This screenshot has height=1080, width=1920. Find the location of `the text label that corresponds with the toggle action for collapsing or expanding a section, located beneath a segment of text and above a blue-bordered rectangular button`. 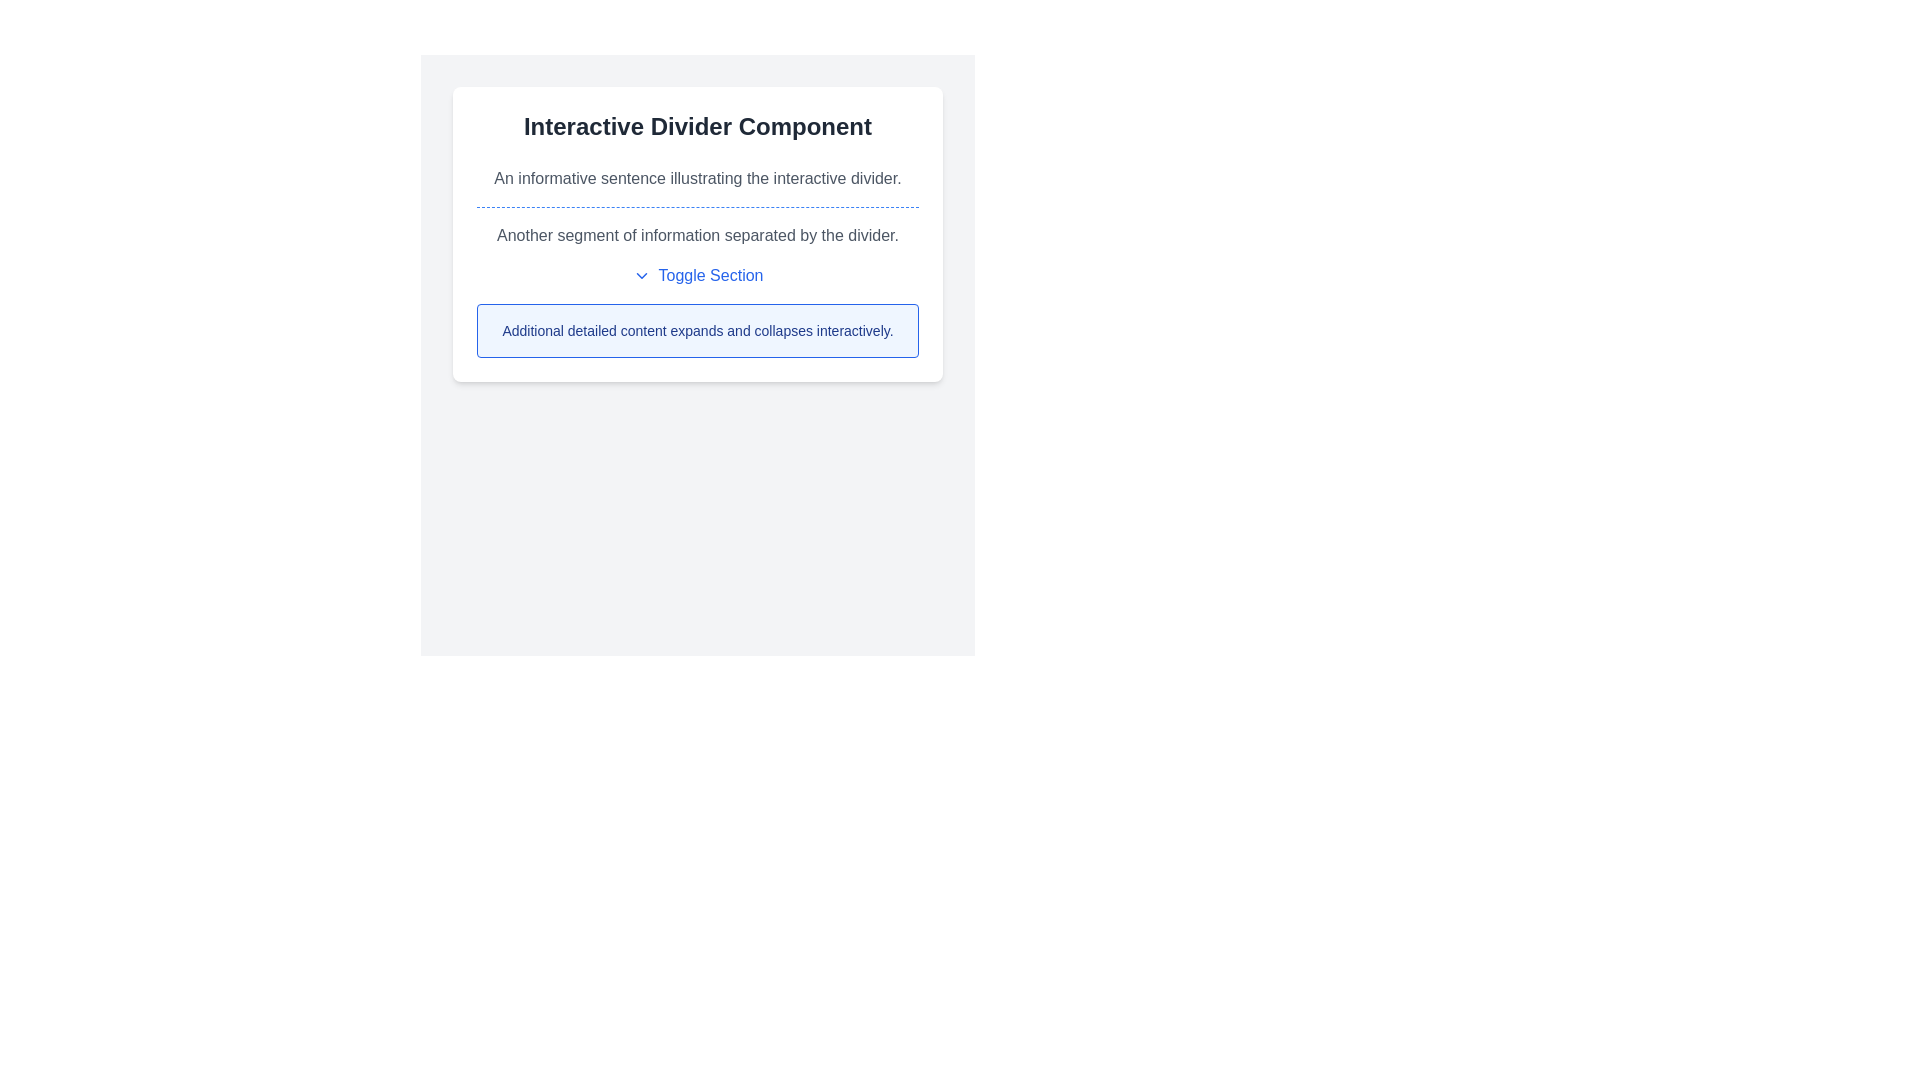

the text label that corresponds with the toggle action for collapsing or expanding a section, located beneath a segment of text and above a blue-bordered rectangular button is located at coordinates (710, 276).